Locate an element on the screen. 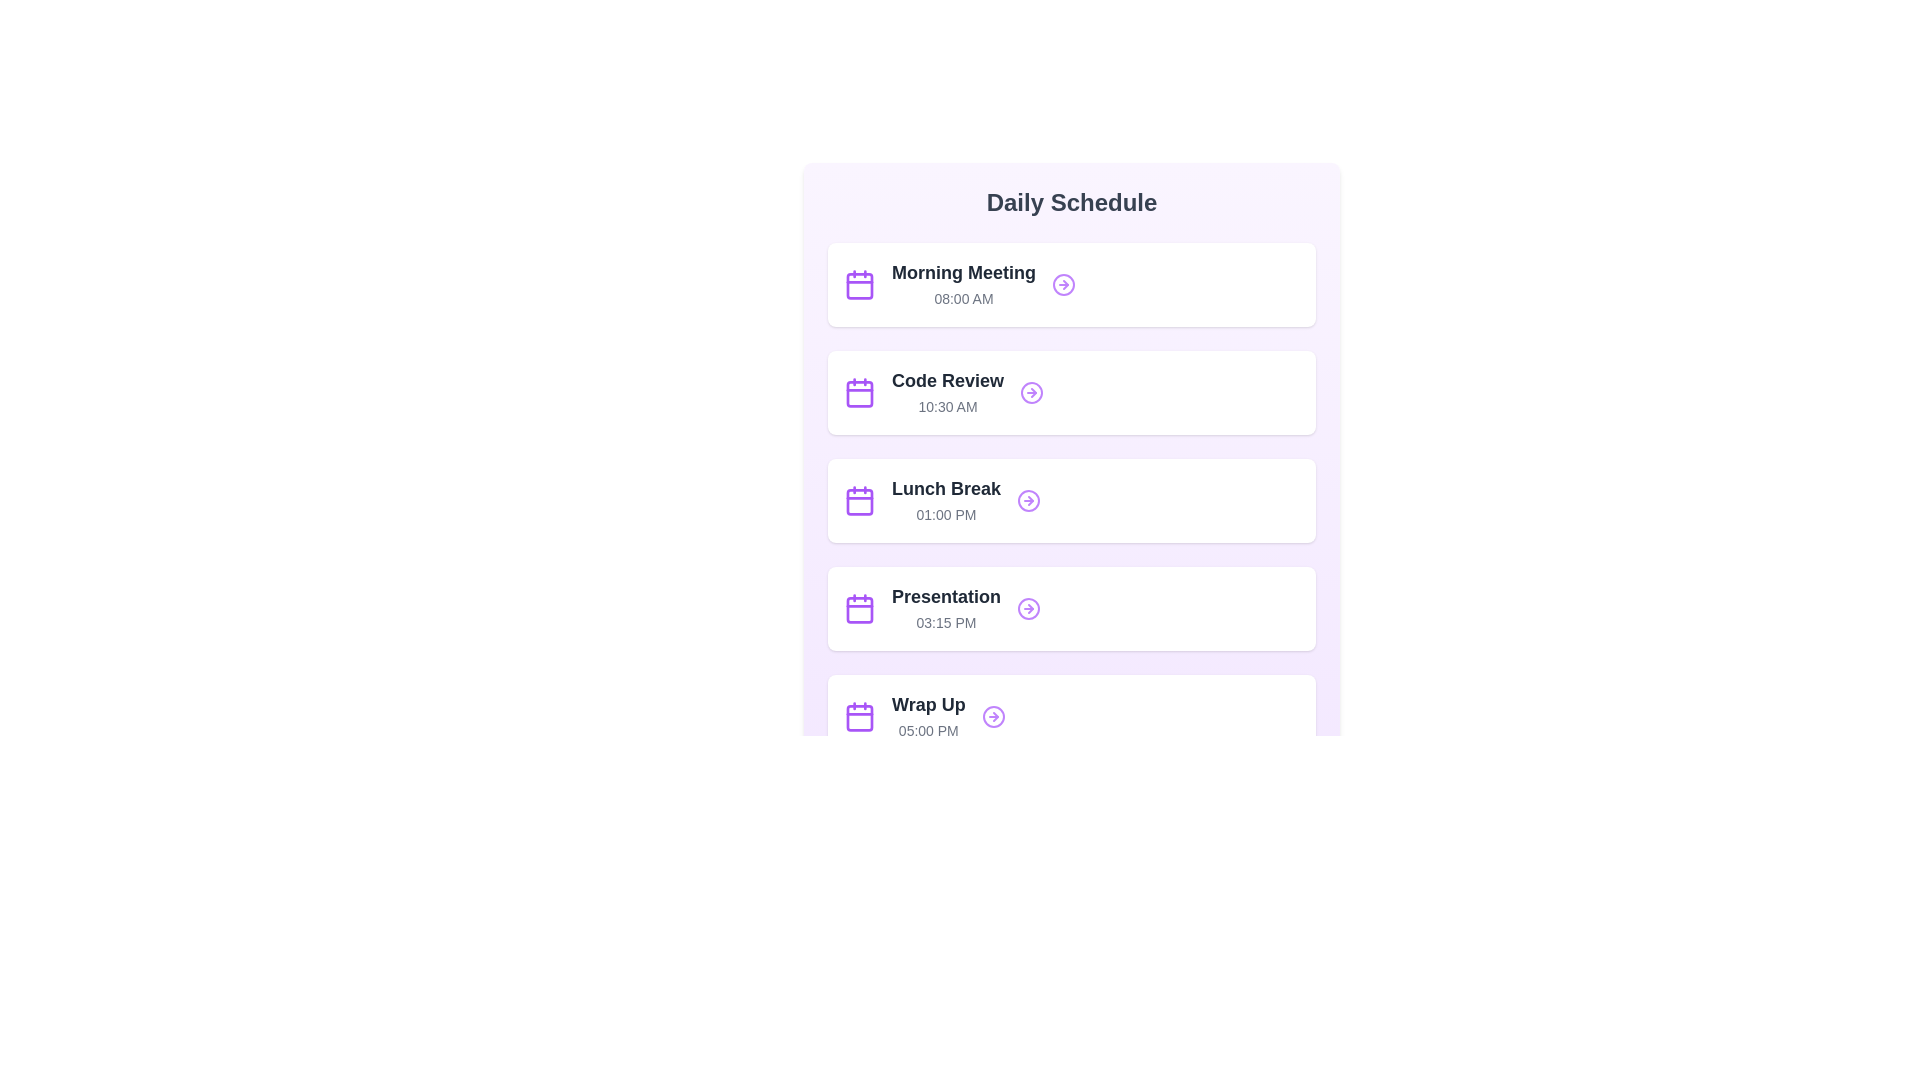 Image resolution: width=1920 pixels, height=1080 pixels. the card element is located at coordinates (1070, 393).